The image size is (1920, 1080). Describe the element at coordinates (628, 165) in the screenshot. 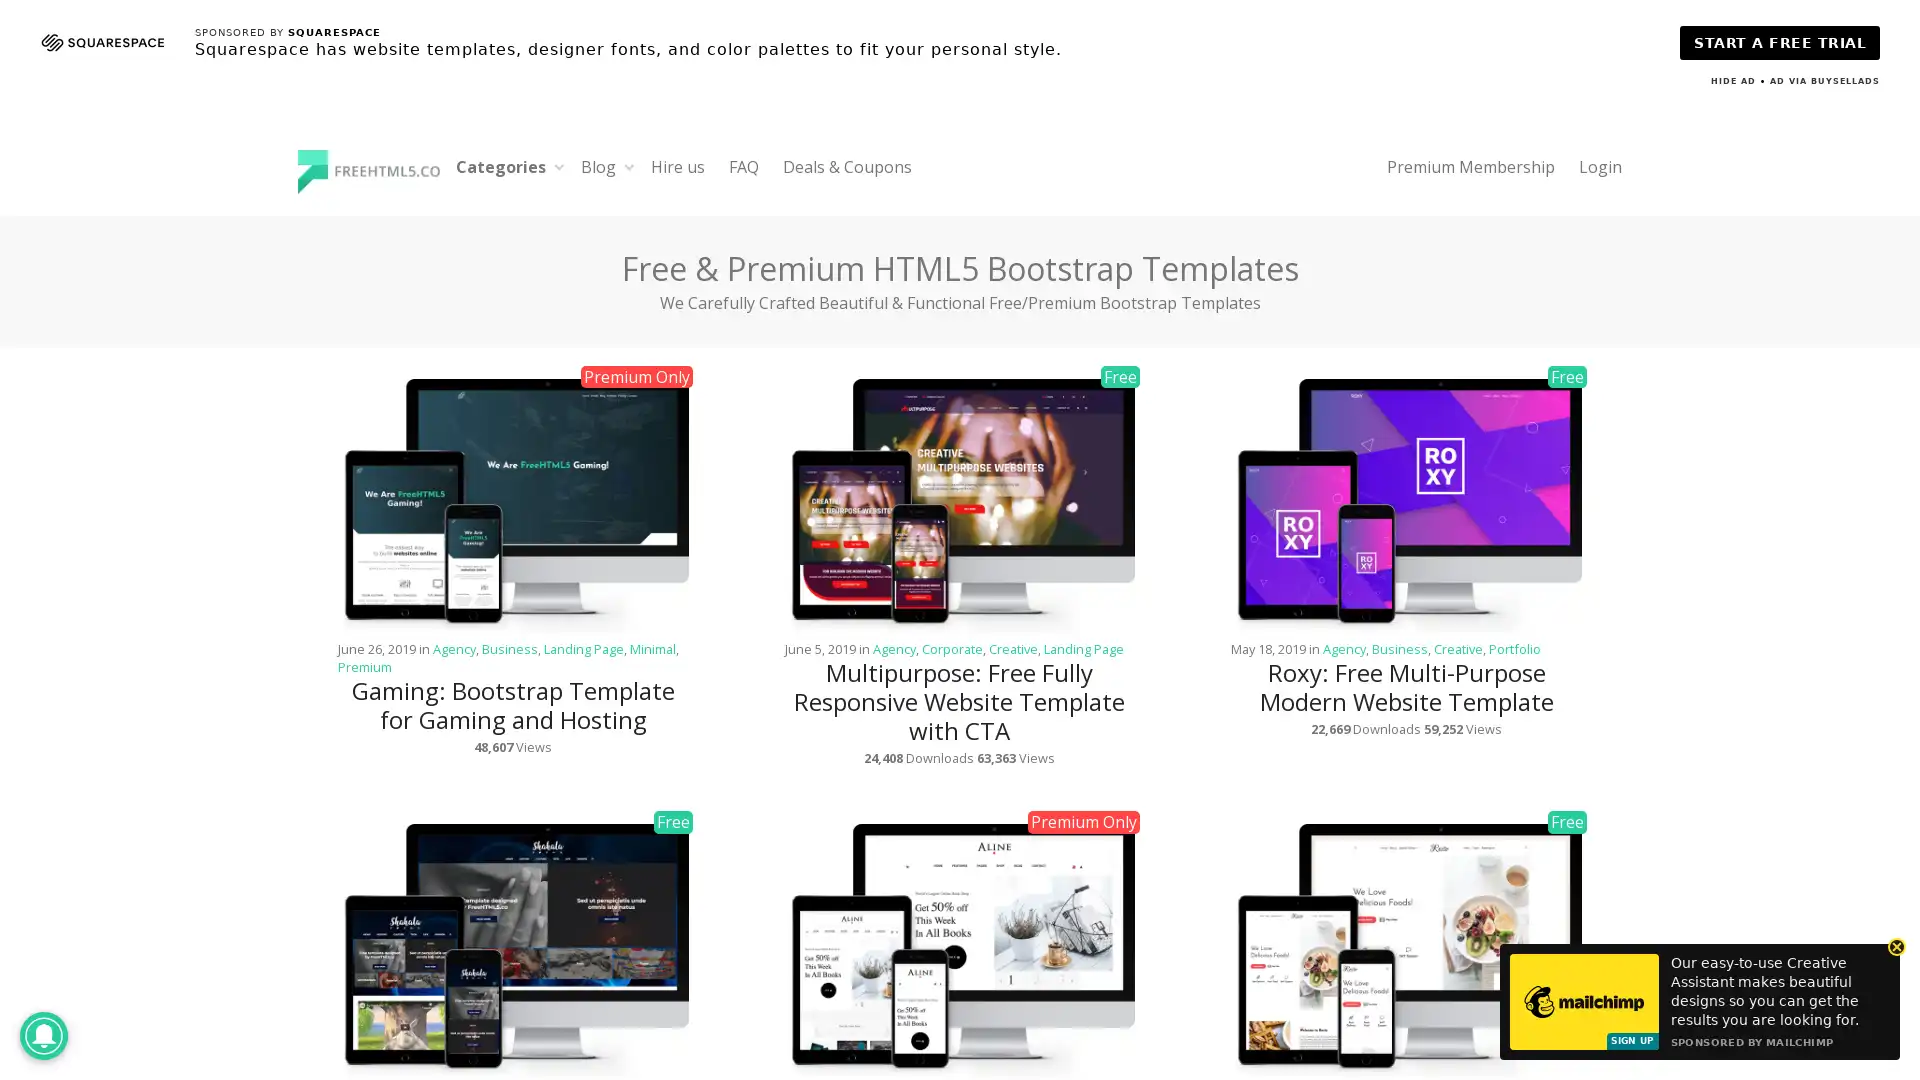

I see `Expand child menu` at that location.